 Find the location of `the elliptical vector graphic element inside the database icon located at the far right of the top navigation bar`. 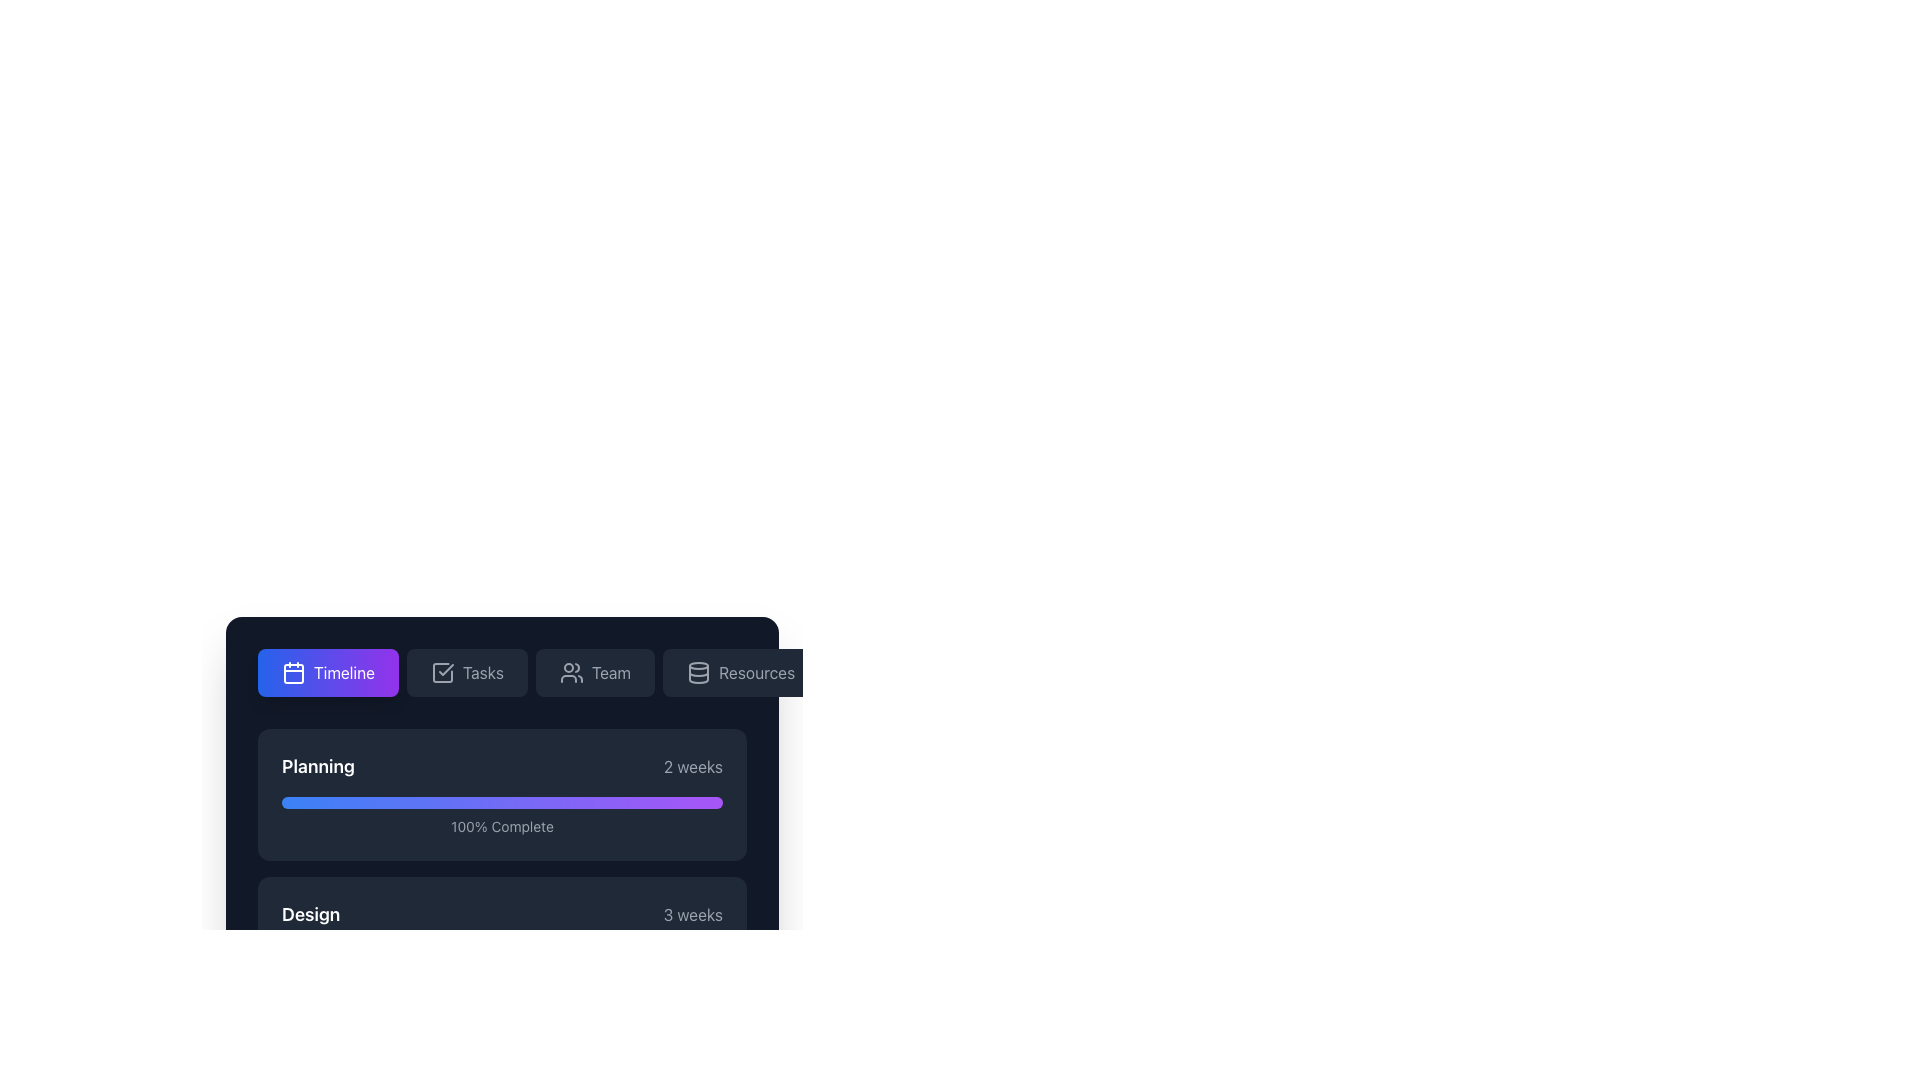

the elliptical vector graphic element inside the database icon located at the far right of the top navigation bar is located at coordinates (699, 666).